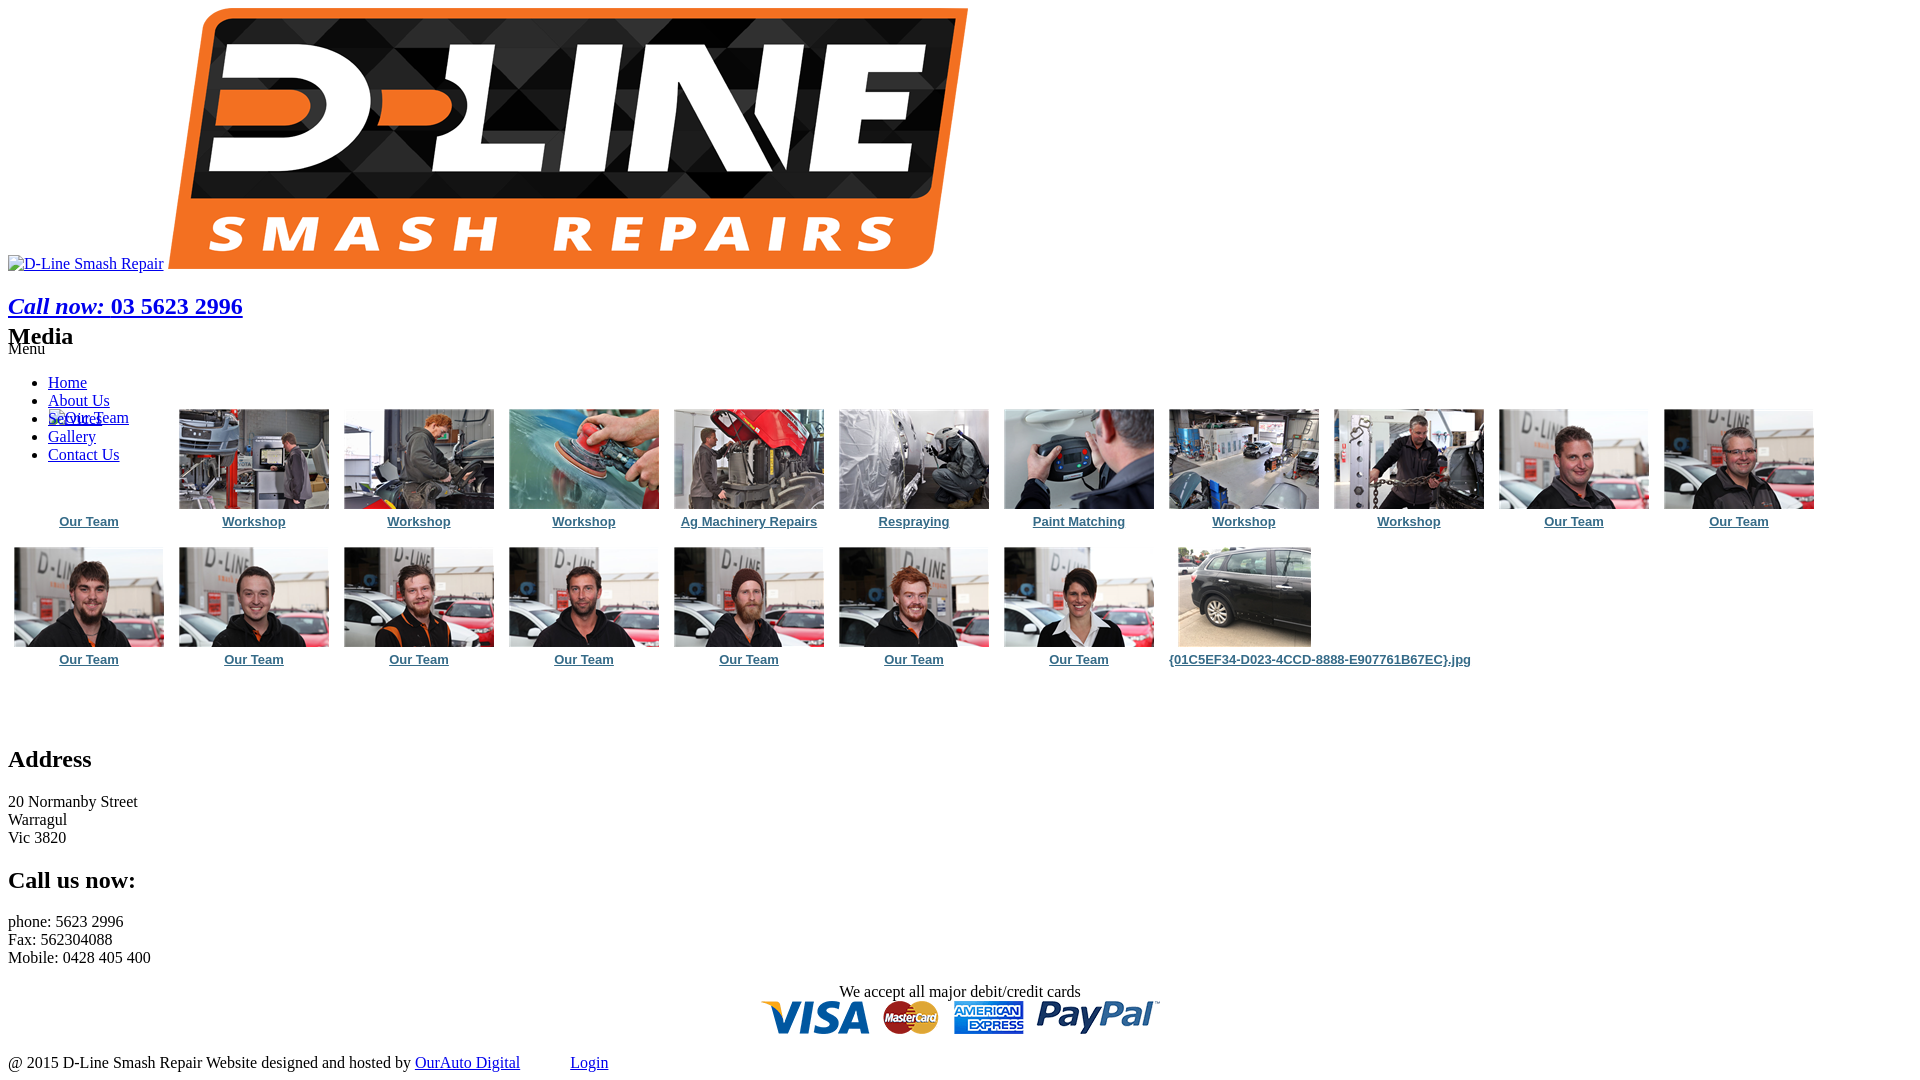 This screenshot has width=1920, height=1080. What do you see at coordinates (78, 400) in the screenshot?
I see `'About Us'` at bounding box center [78, 400].